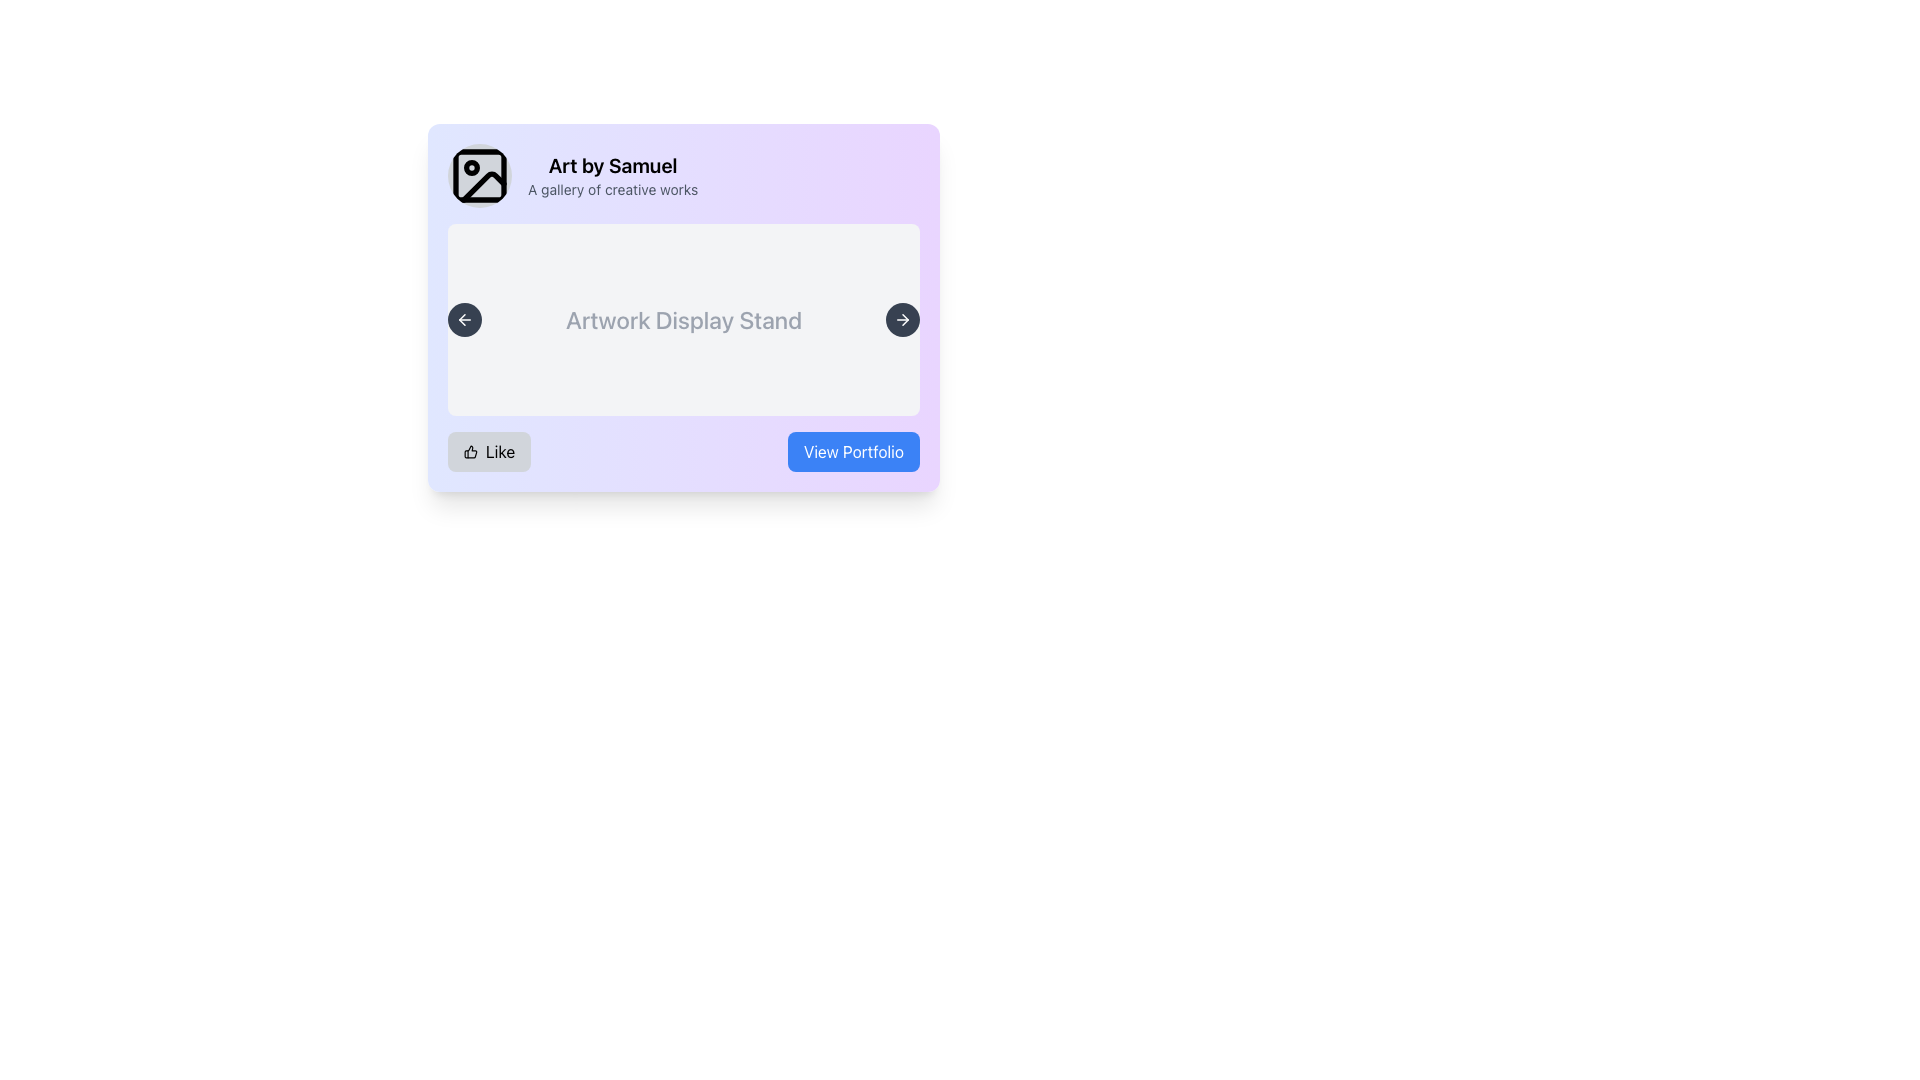 This screenshot has height=1080, width=1920. What do you see at coordinates (684, 319) in the screenshot?
I see `the static text label located in the central part of the card layout, positioned below the heading 'Art by Samuel' and above the buttons 'Like' and 'View Portfolio'` at bounding box center [684, 319].